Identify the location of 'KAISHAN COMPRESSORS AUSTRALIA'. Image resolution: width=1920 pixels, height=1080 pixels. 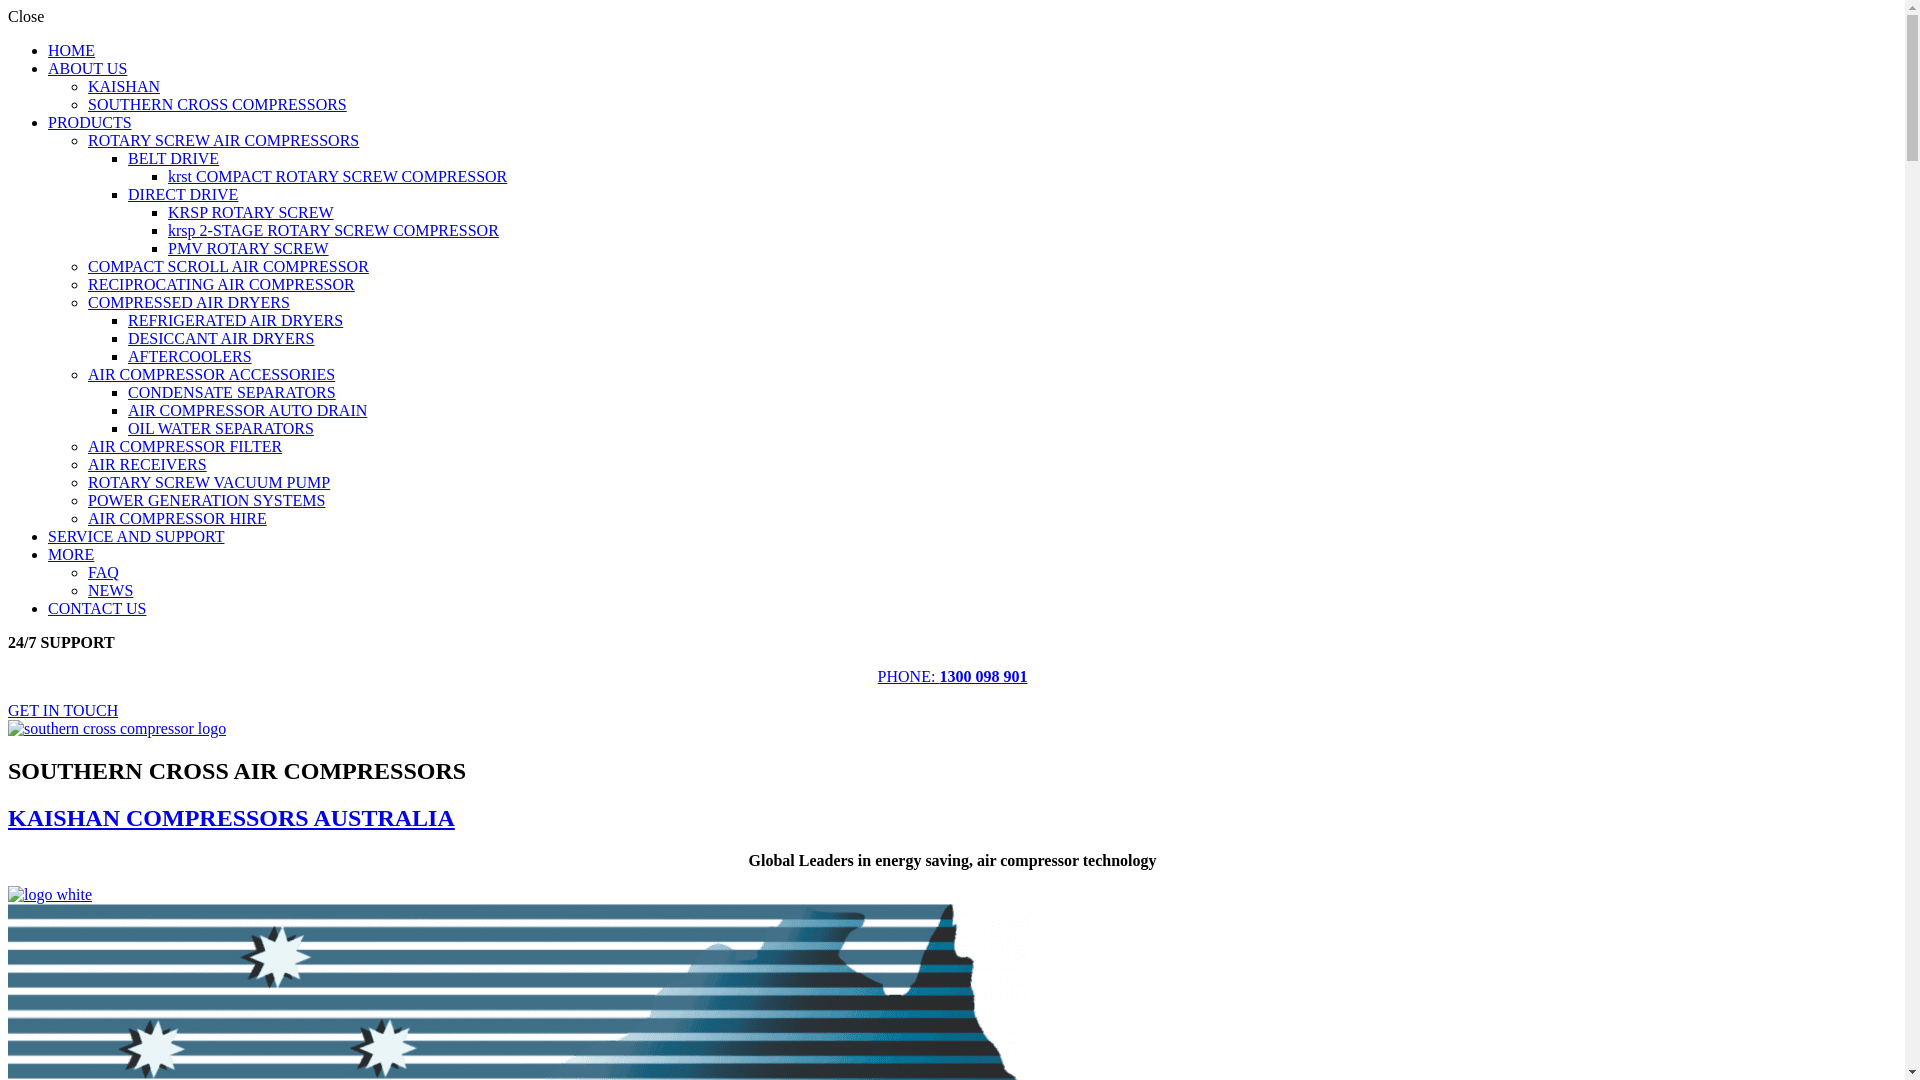
(231, 817).